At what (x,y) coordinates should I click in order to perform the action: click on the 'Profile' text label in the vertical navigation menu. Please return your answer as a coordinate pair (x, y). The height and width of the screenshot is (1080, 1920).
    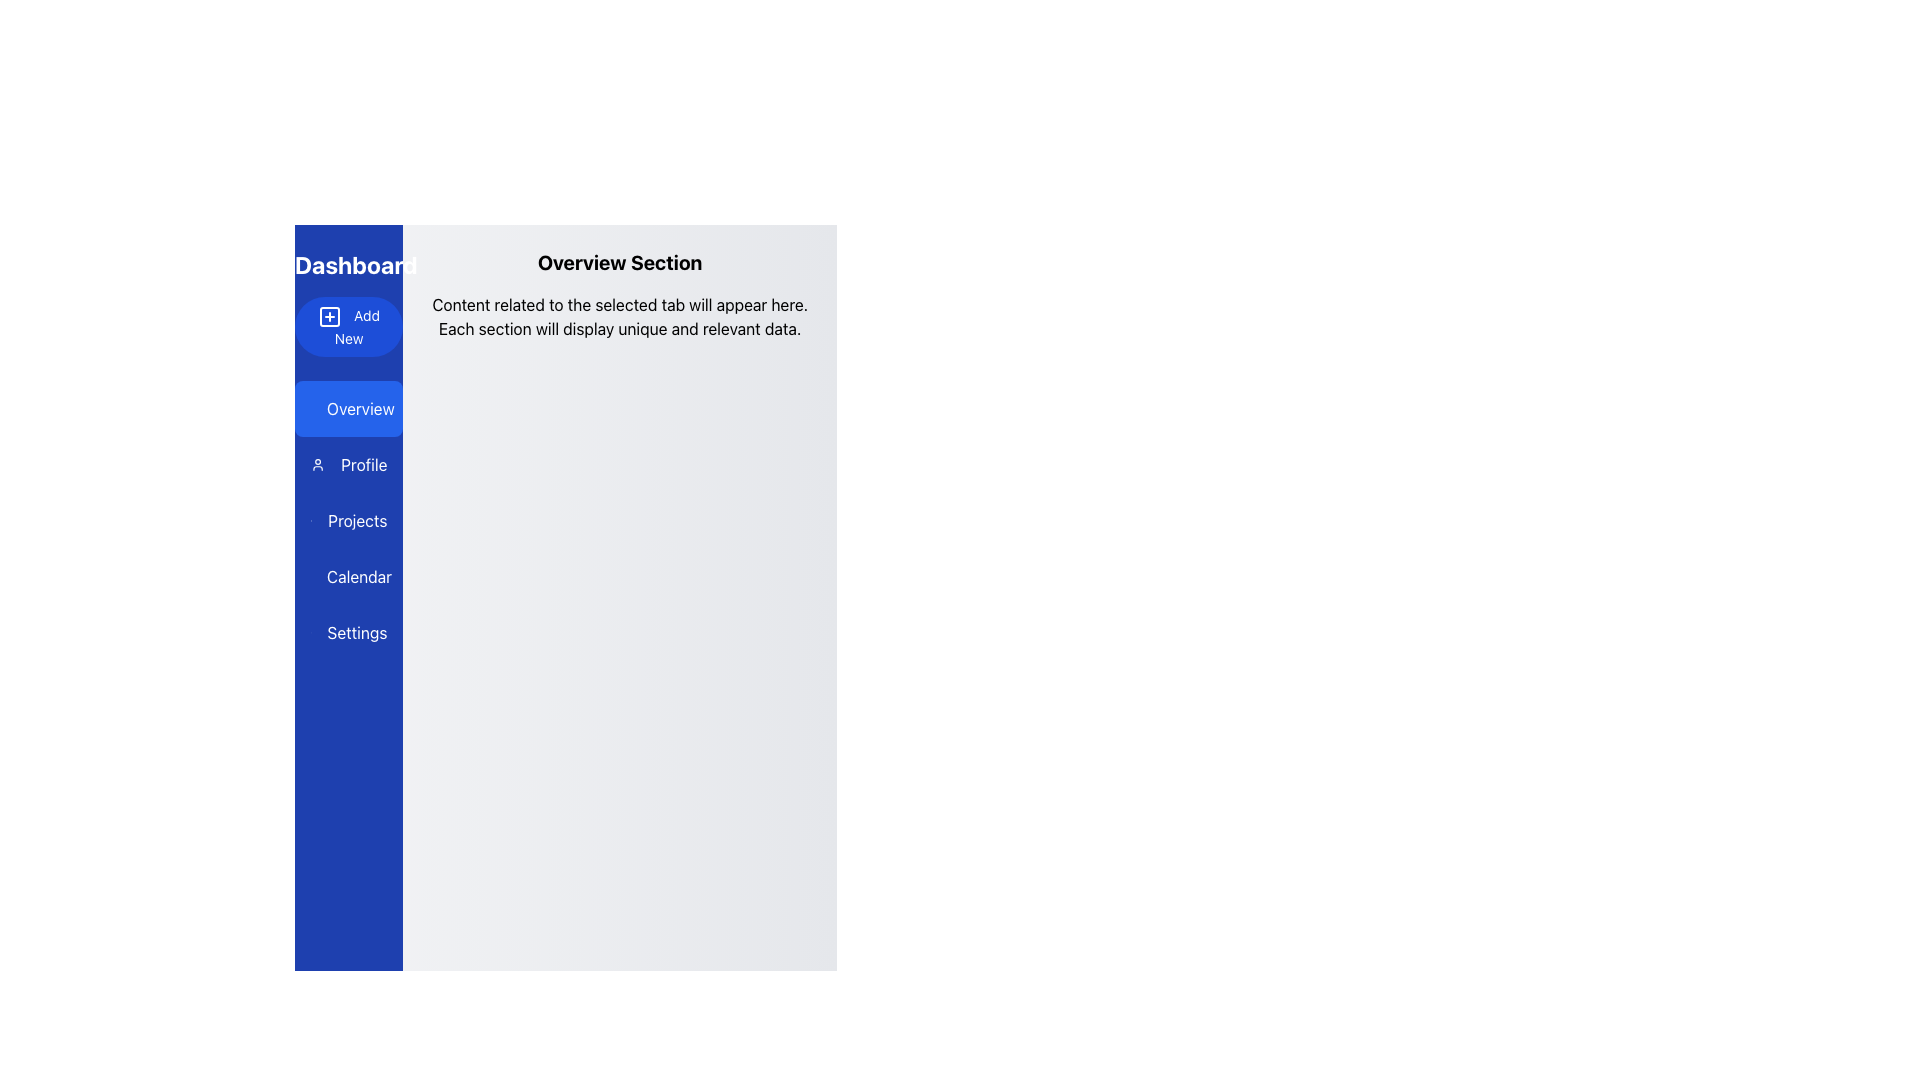
    Looking at the image, I should click on (364, 465).